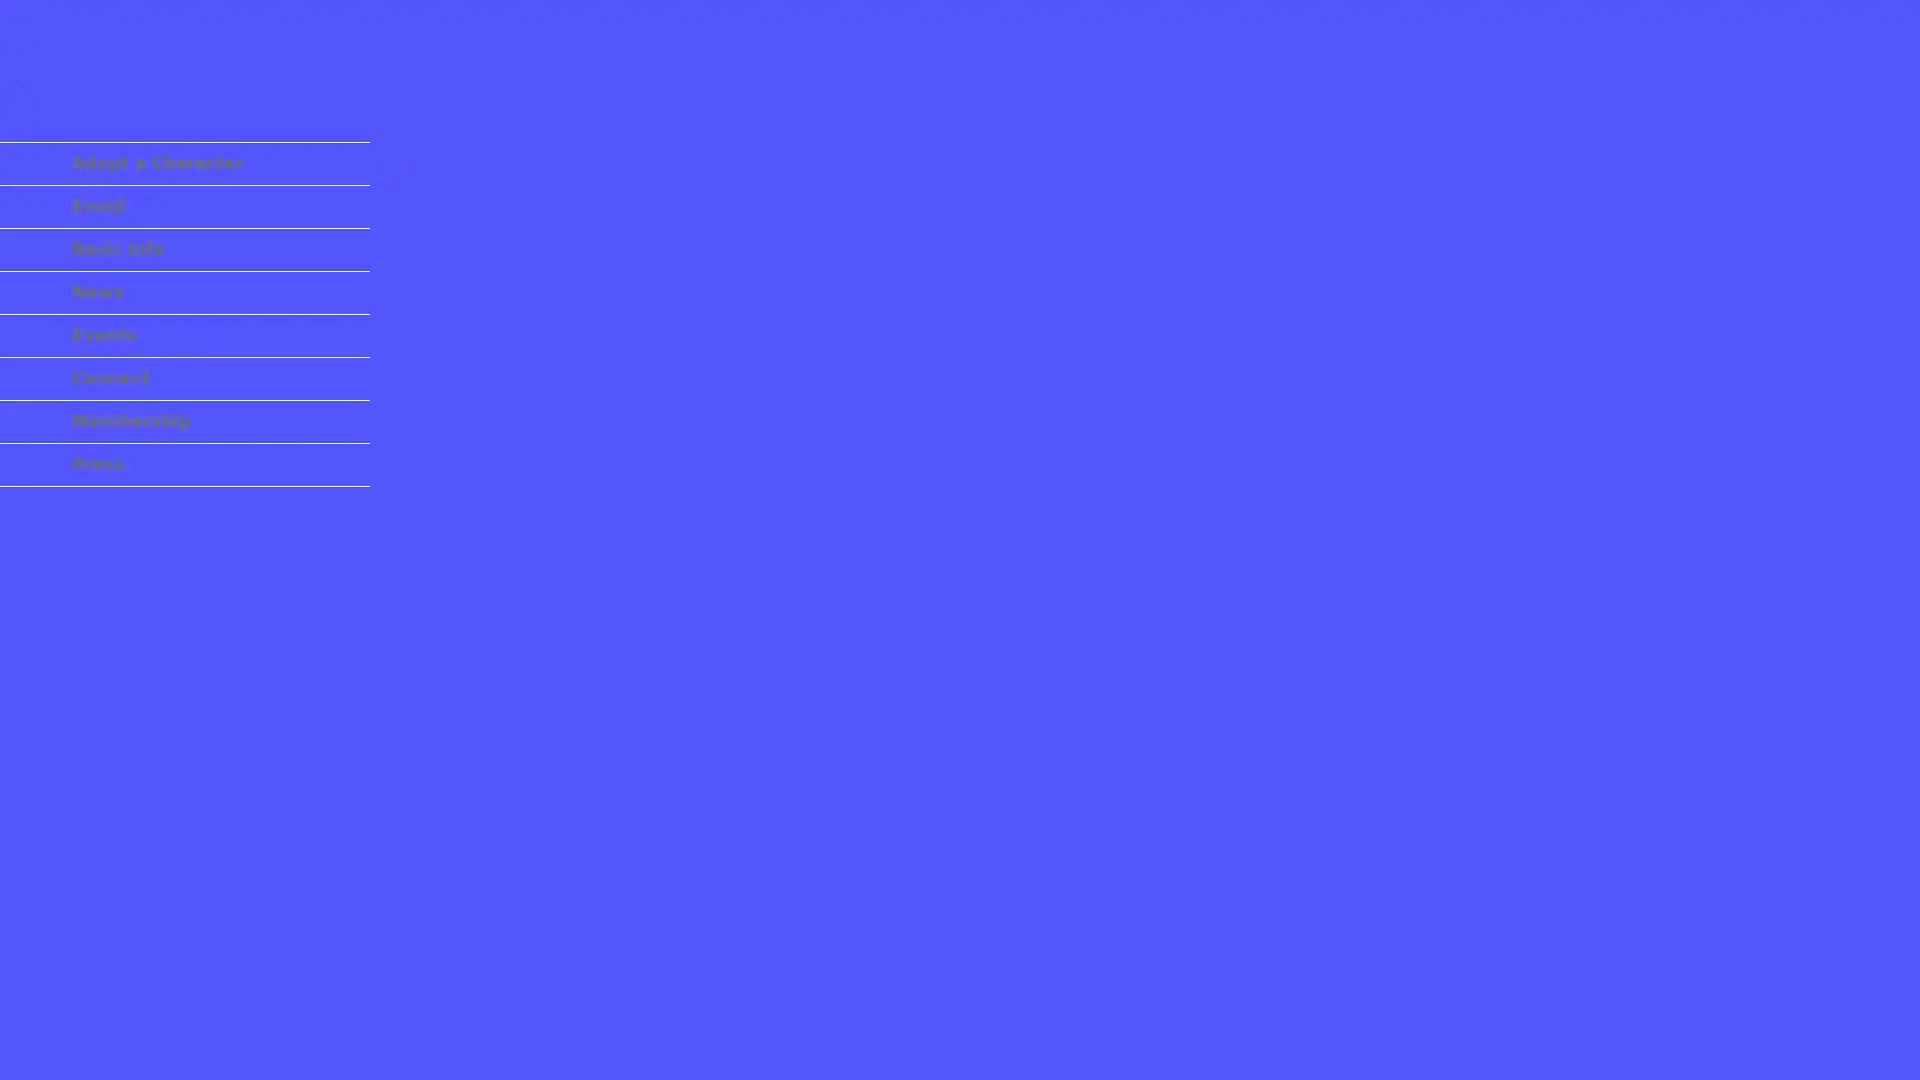 This screenshot has height=1080, width=1920. Describe the element at coordinates (1535, 226) in the screenshot. I see `U+067B` at that location.